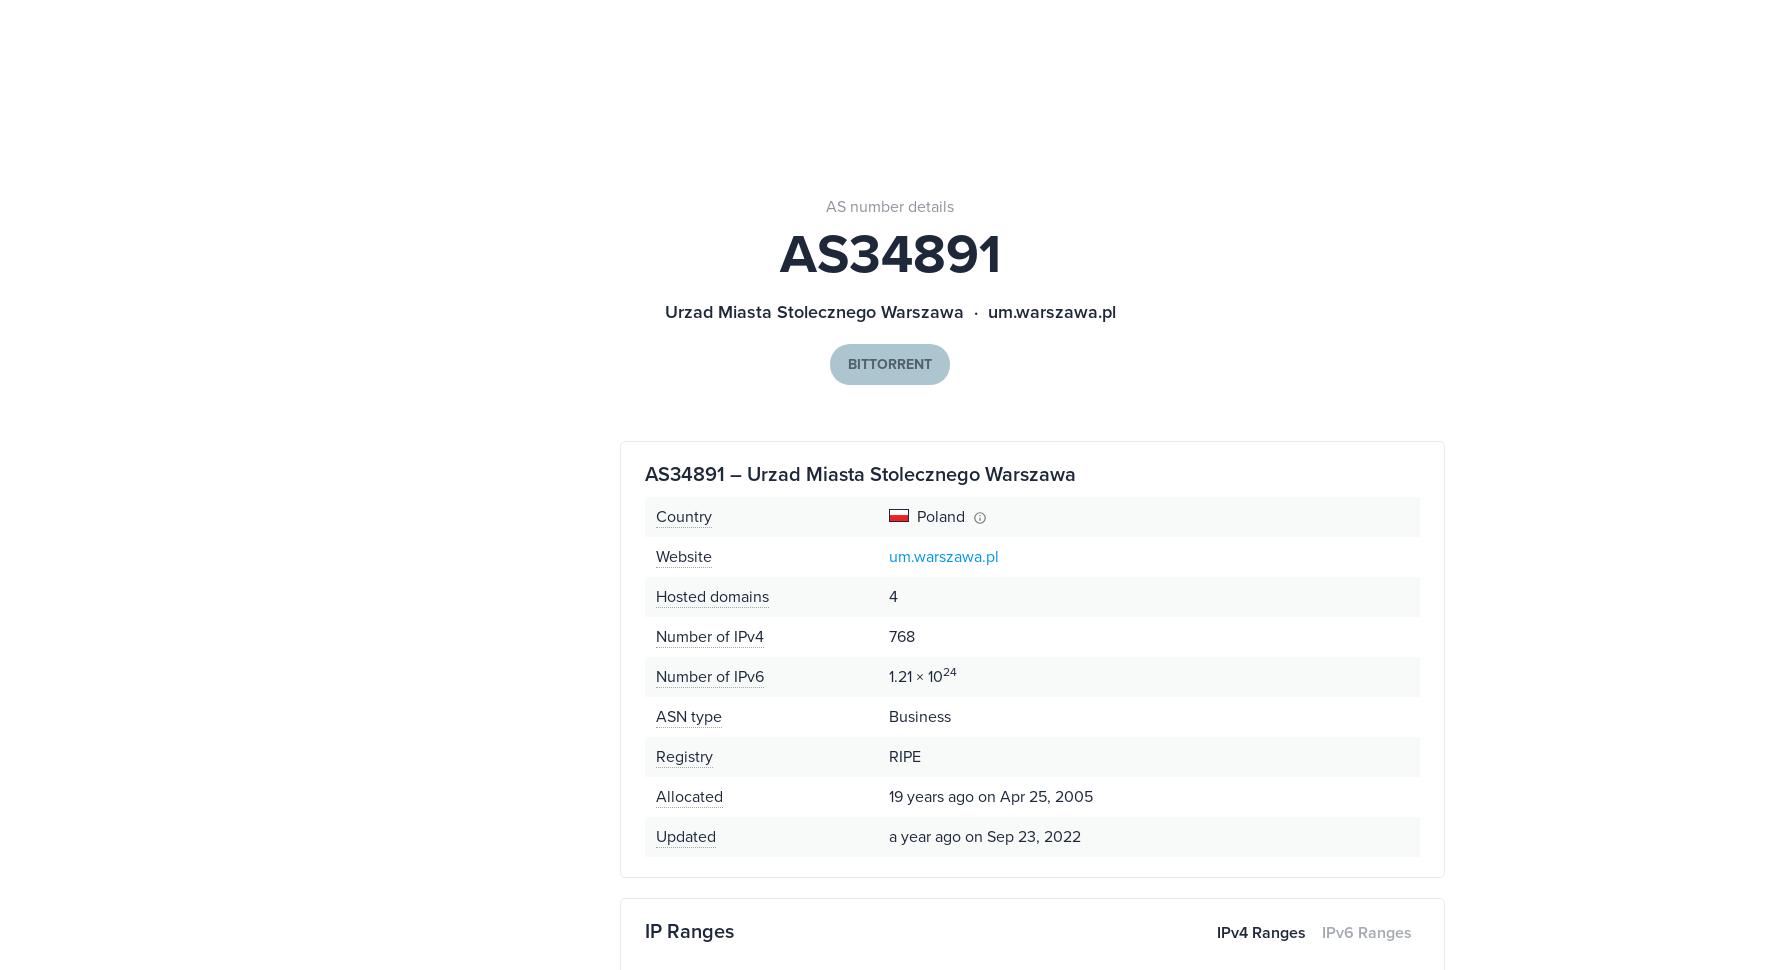 This screenshot has height=970, width=1780. What do you see at coordinates (722, 946) in the screenshot?
I see `'Contact Sales'` at bounding box center [722, 946].